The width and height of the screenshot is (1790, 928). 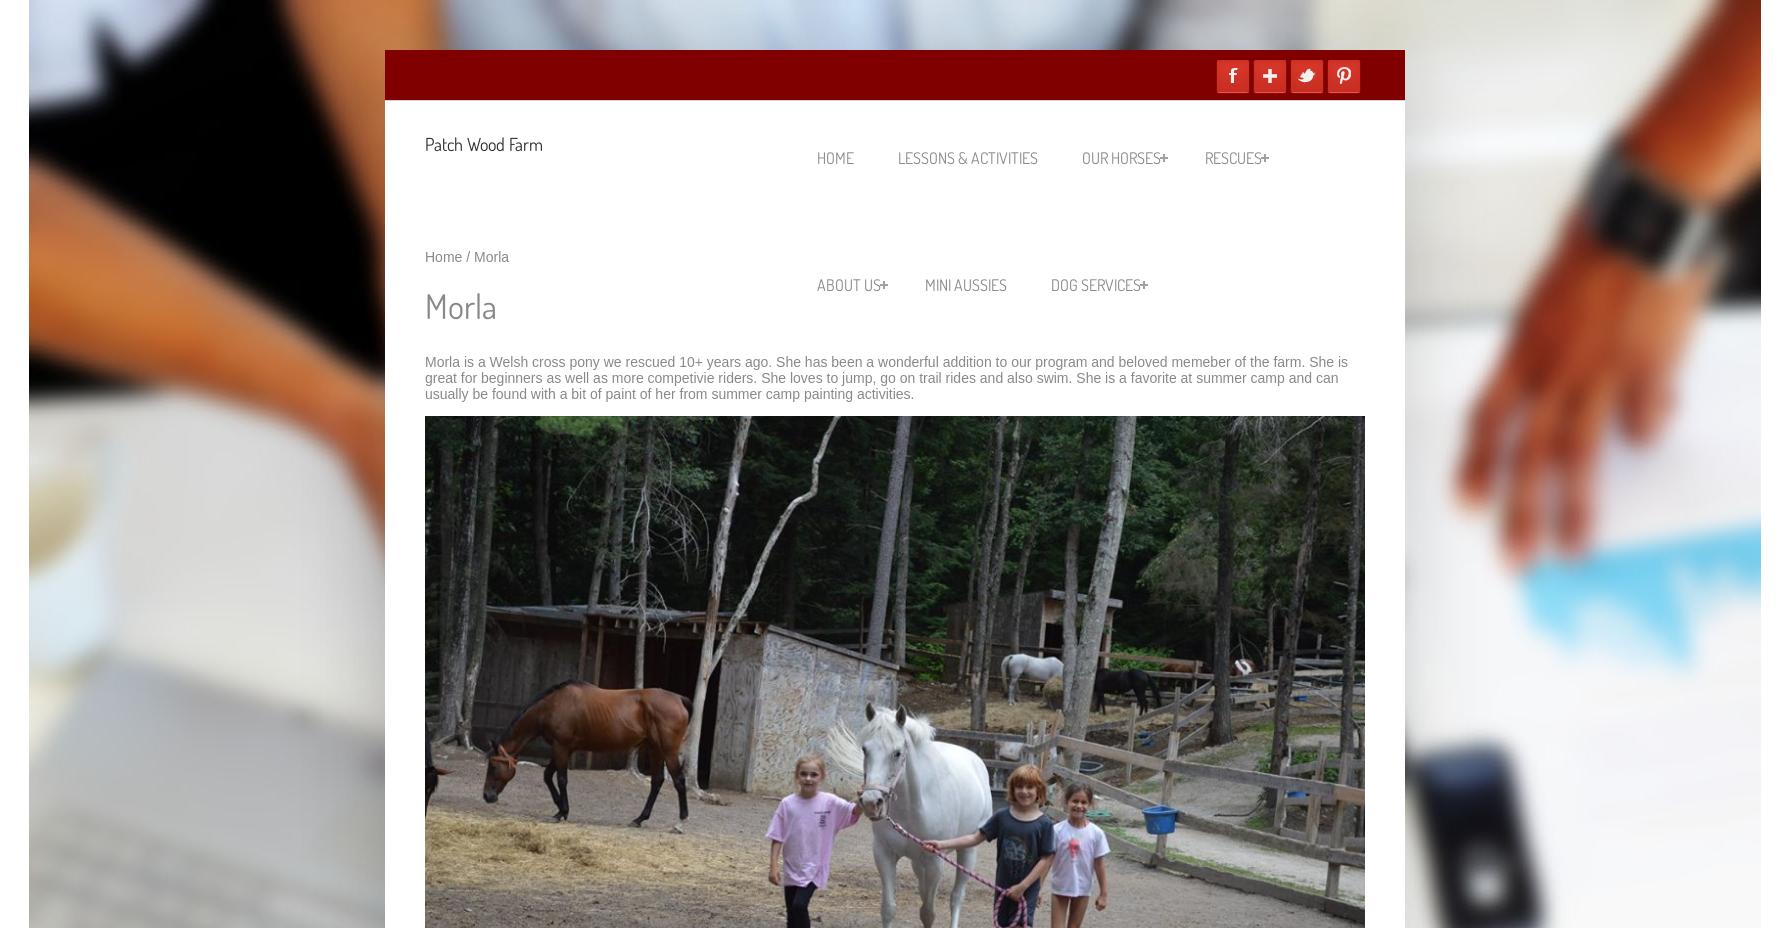 What do you see at coordinates (469, 255) in the screenshot?
I see `'/'` at bounding box center [469, 255].